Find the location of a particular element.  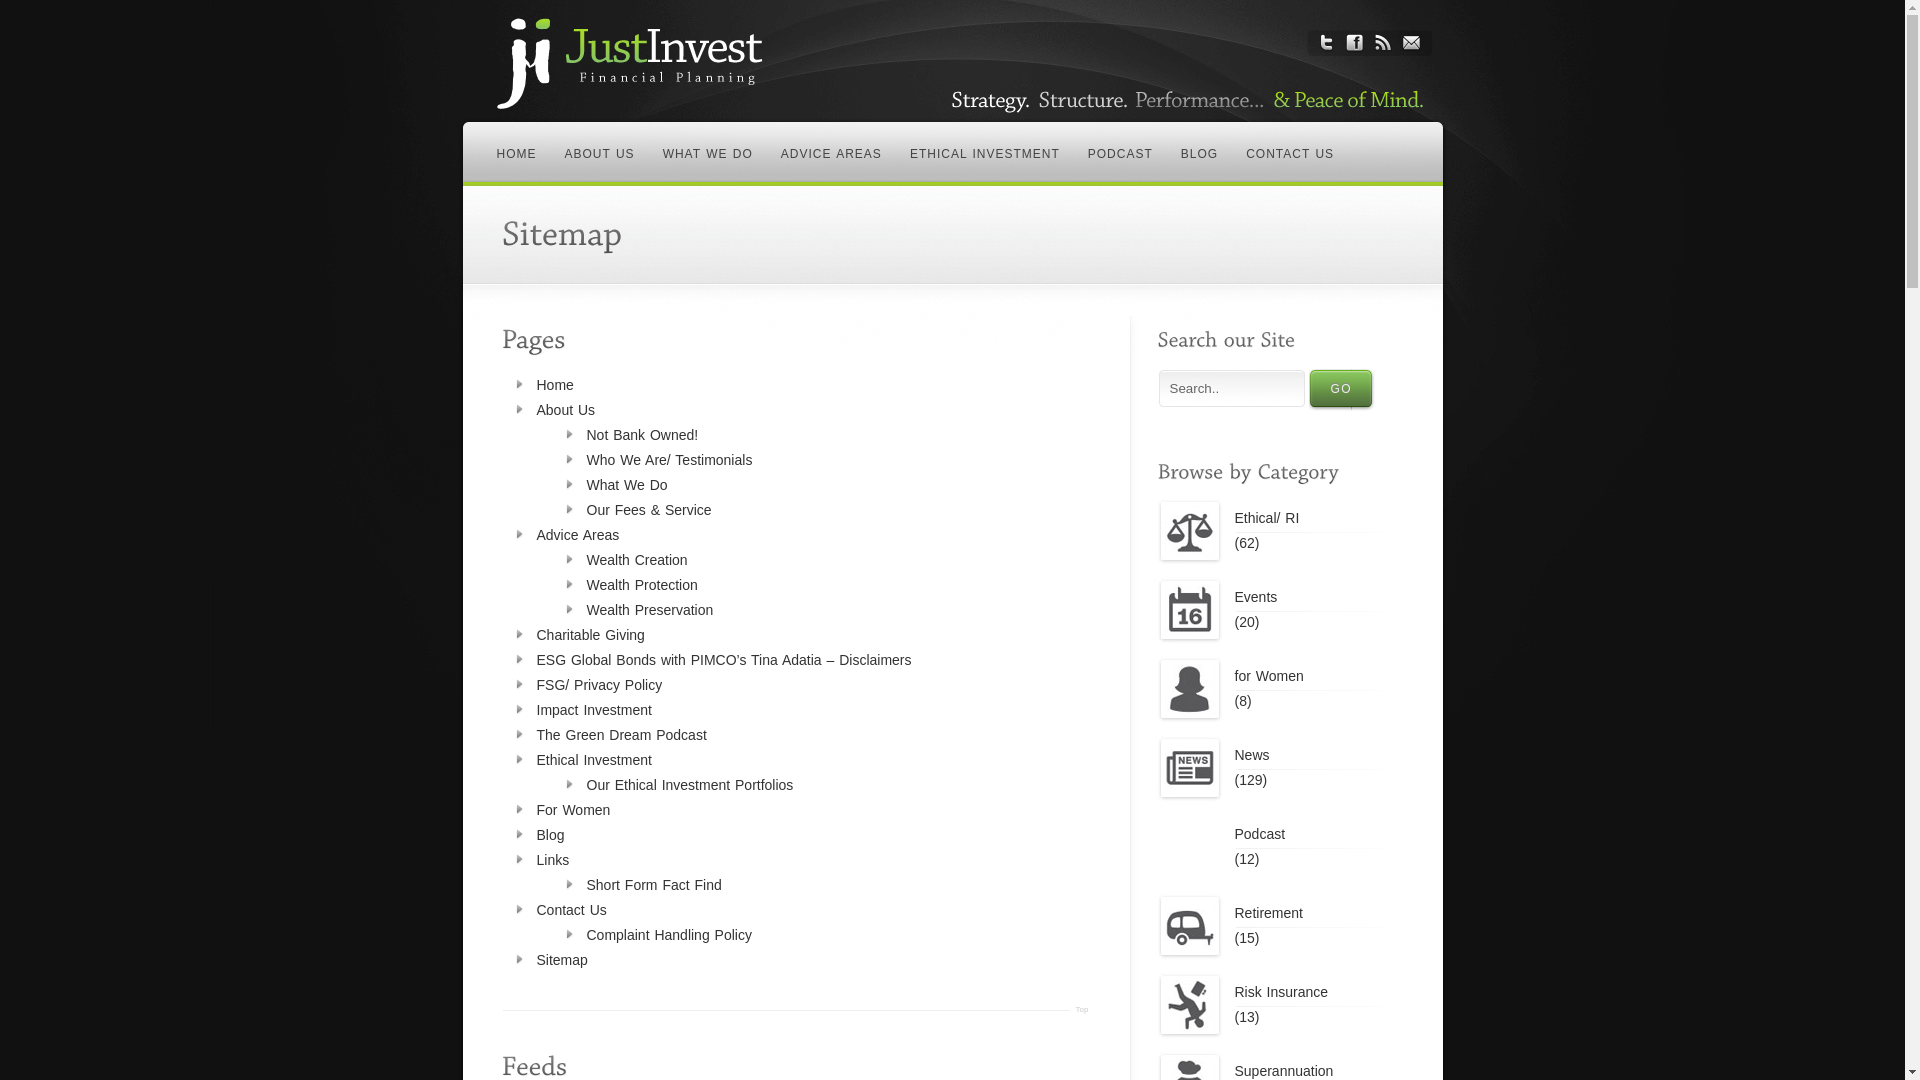

'ABOUT US' is located at coordinates (550, 153).